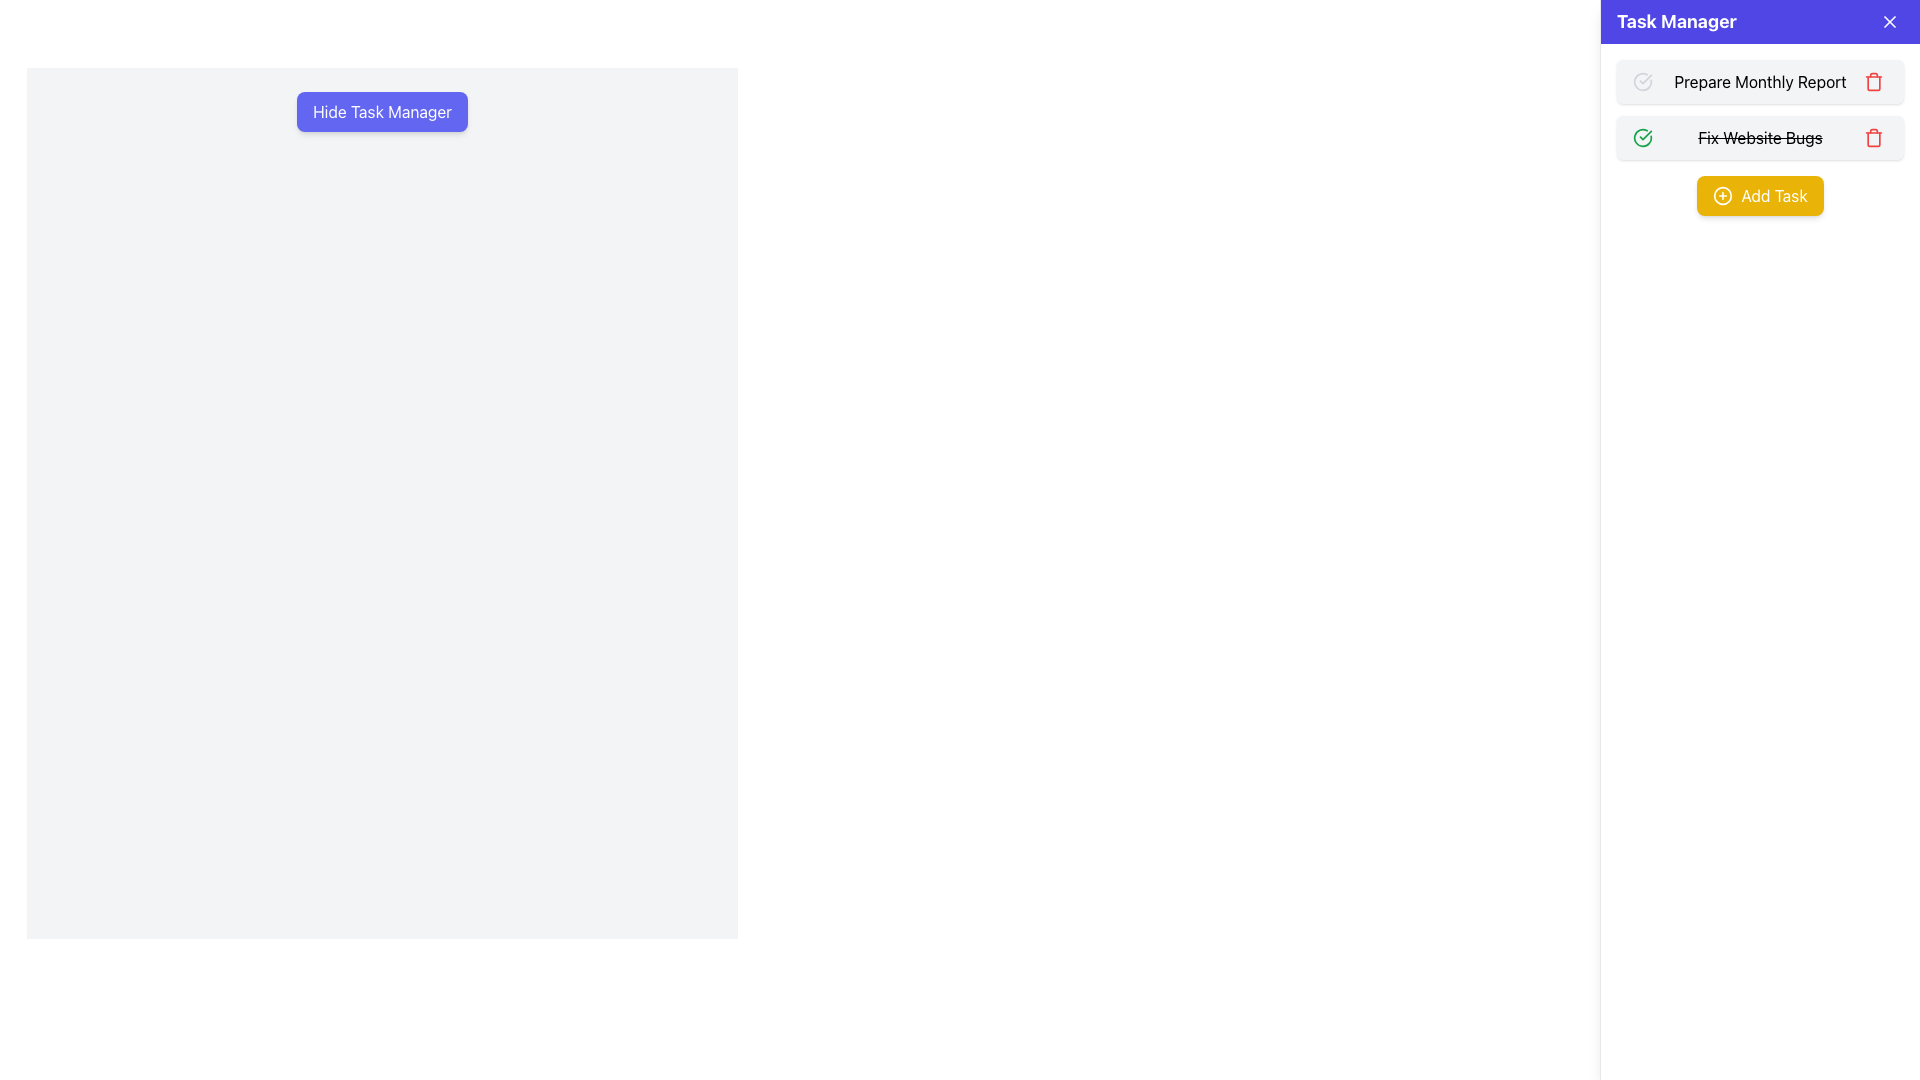  I want to click on the Text Label that serves as a title or header for the section, located at the top of the blue header bar, aligned towards the left side, so click(1676, 22).